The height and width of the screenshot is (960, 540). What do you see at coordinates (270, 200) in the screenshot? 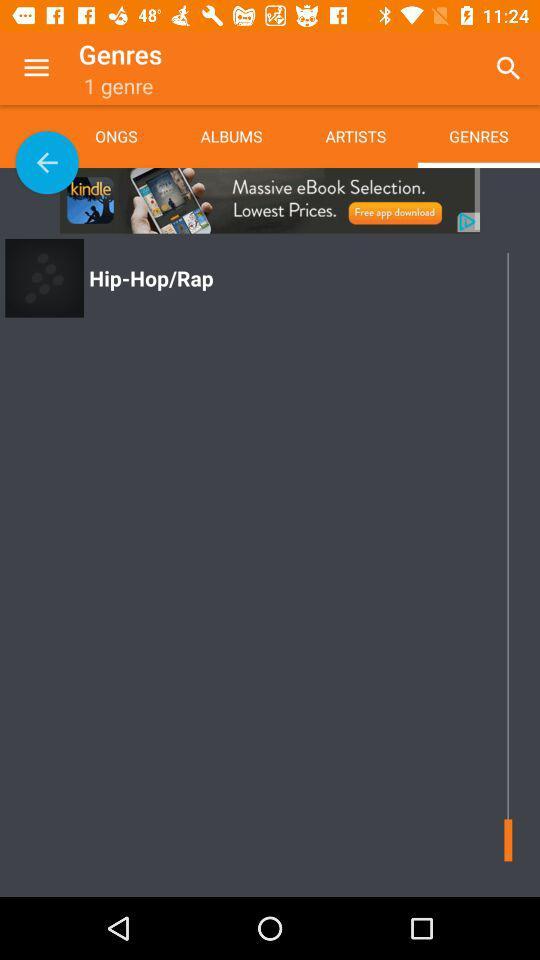
I see `open kindle advertisement` at bounding box center [270, 200].